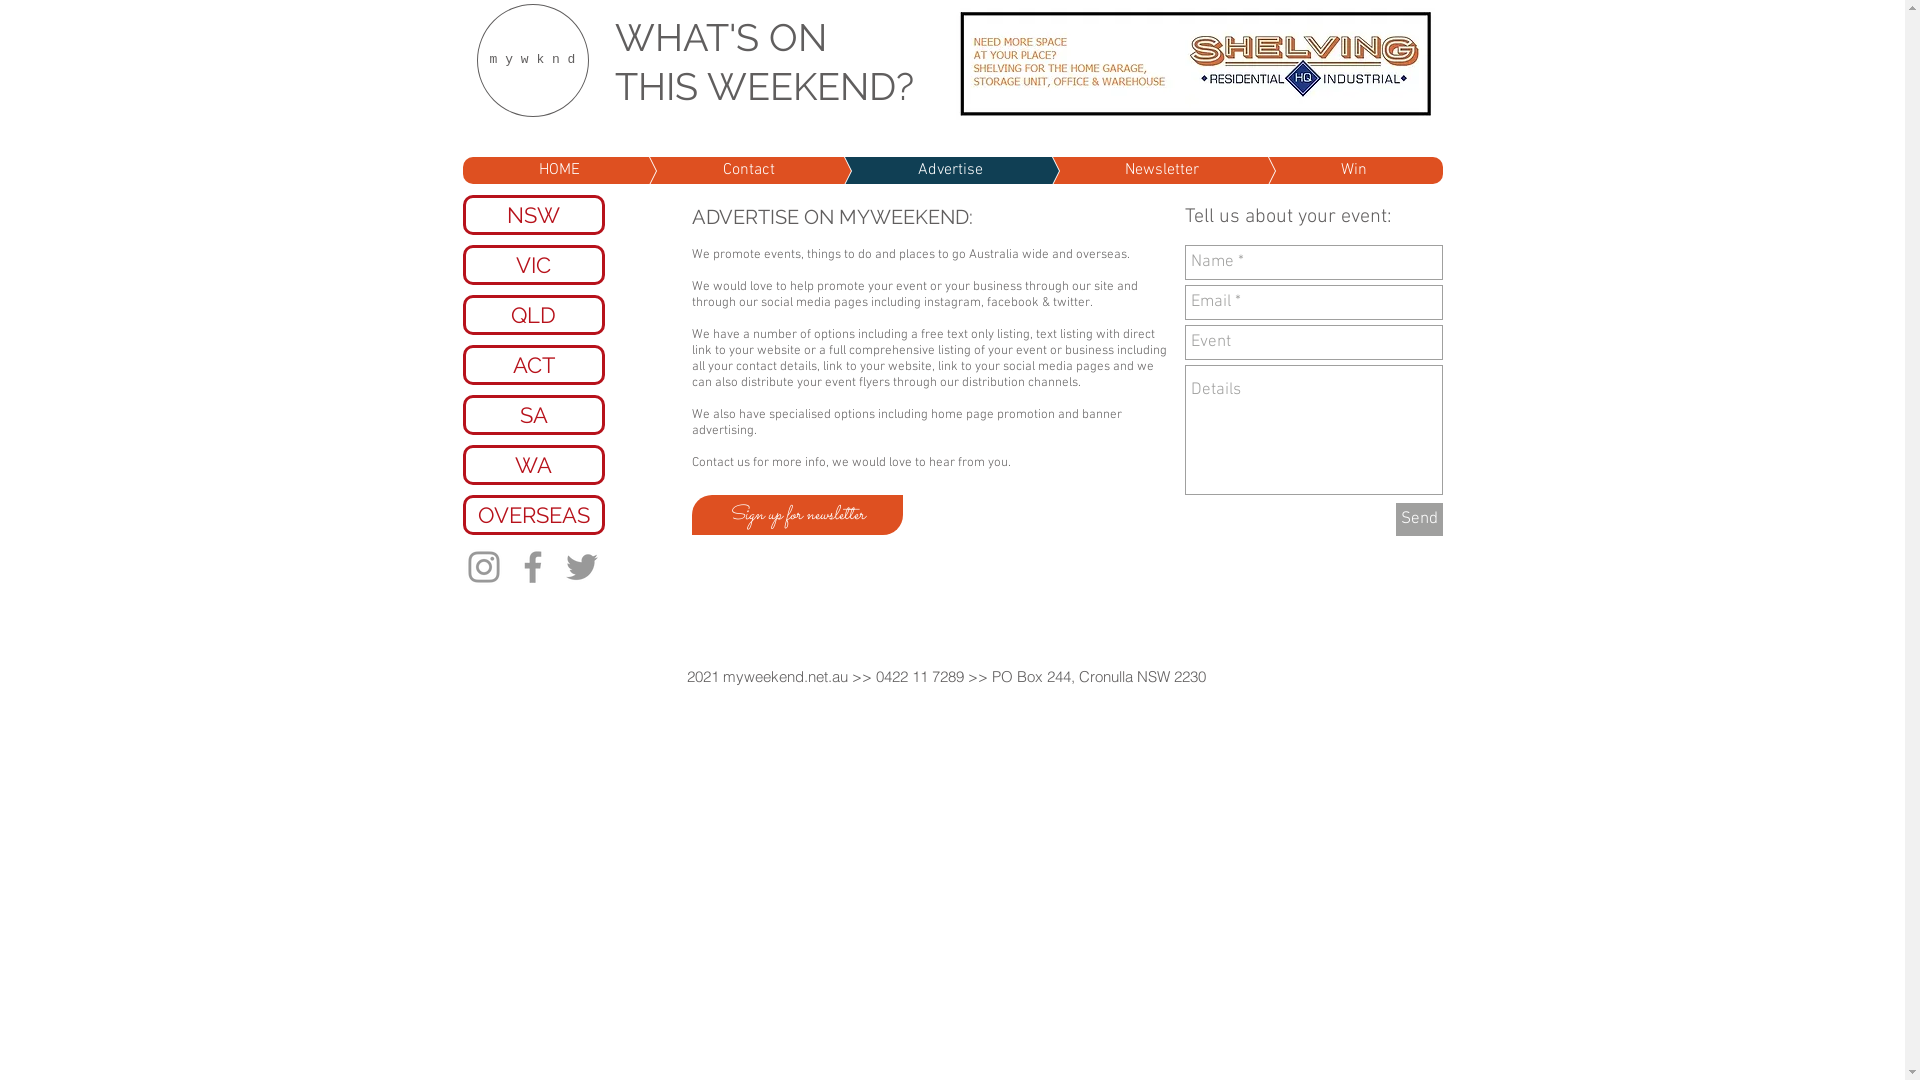  I want to click on 'Send', so click(1418, 518).